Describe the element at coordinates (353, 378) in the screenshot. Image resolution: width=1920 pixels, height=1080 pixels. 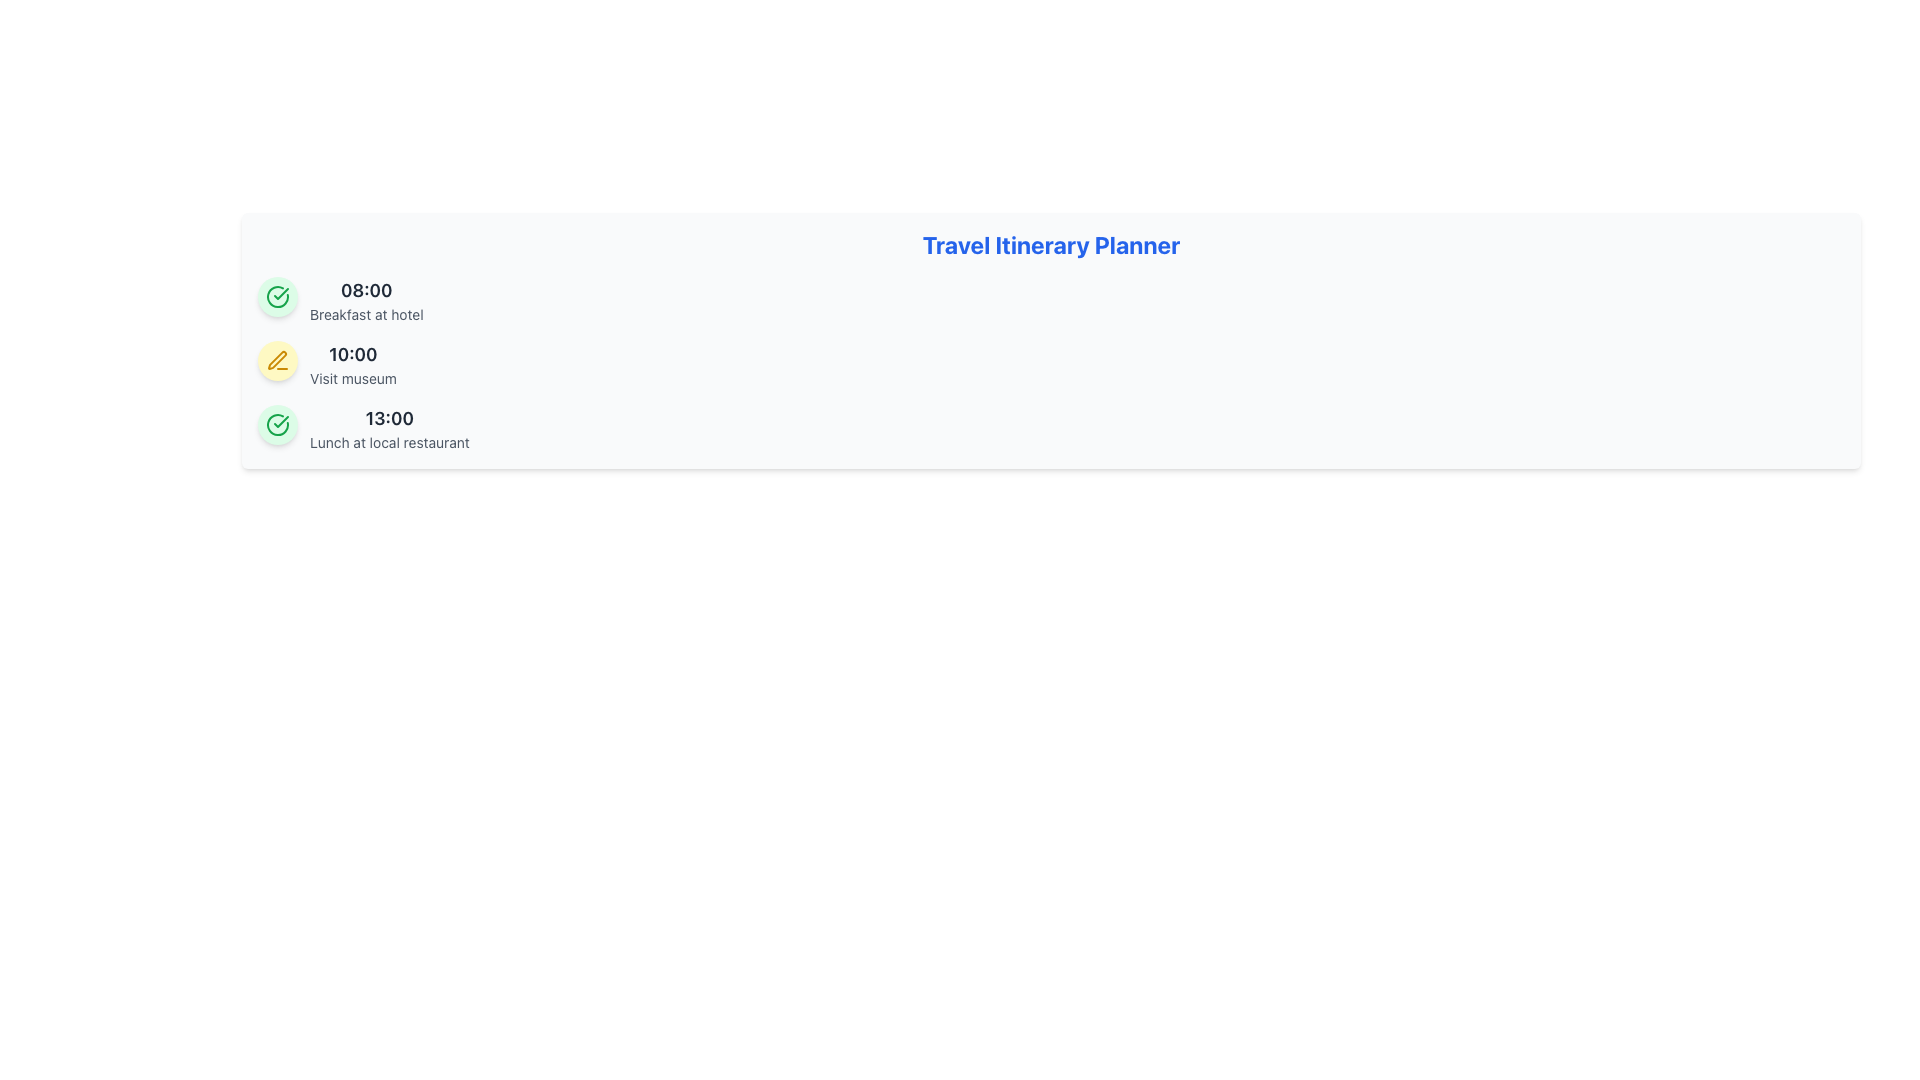
I see `the label displaying the scheduled activity for 10:00, which is the second entry in the itinerary list` at that location.